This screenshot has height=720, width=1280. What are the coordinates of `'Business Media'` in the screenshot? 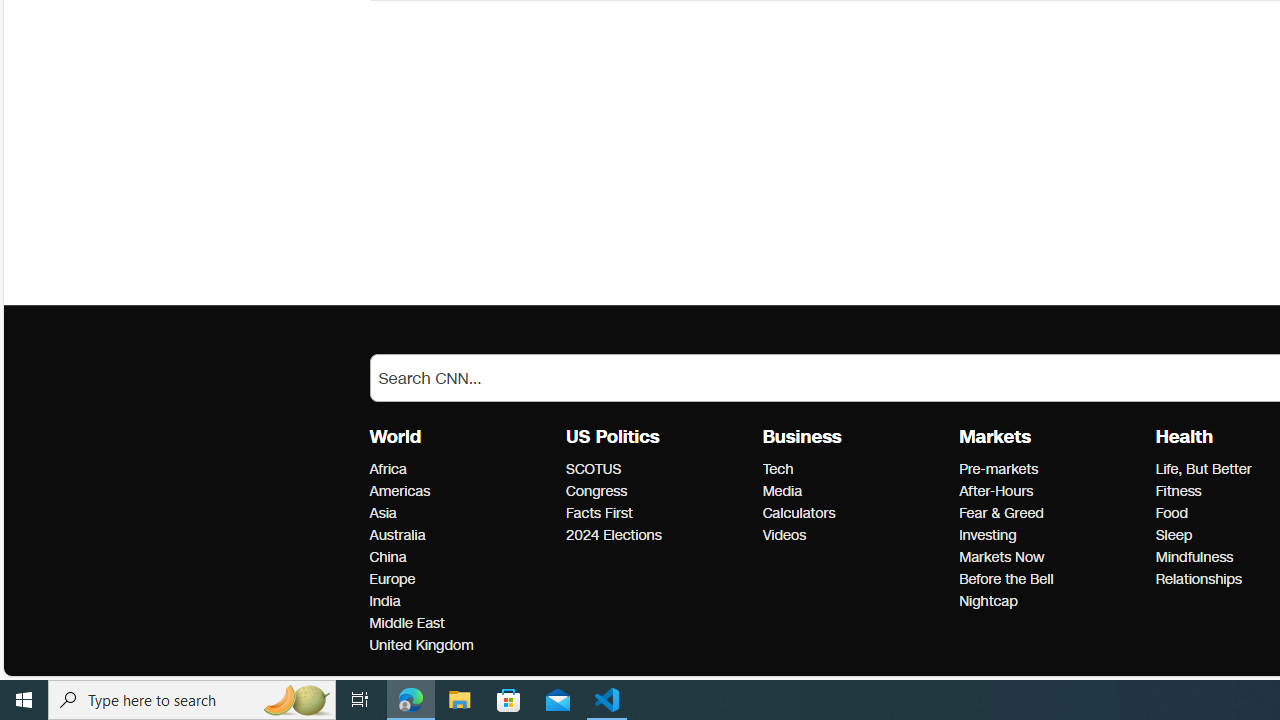 It's located at (781, 491).